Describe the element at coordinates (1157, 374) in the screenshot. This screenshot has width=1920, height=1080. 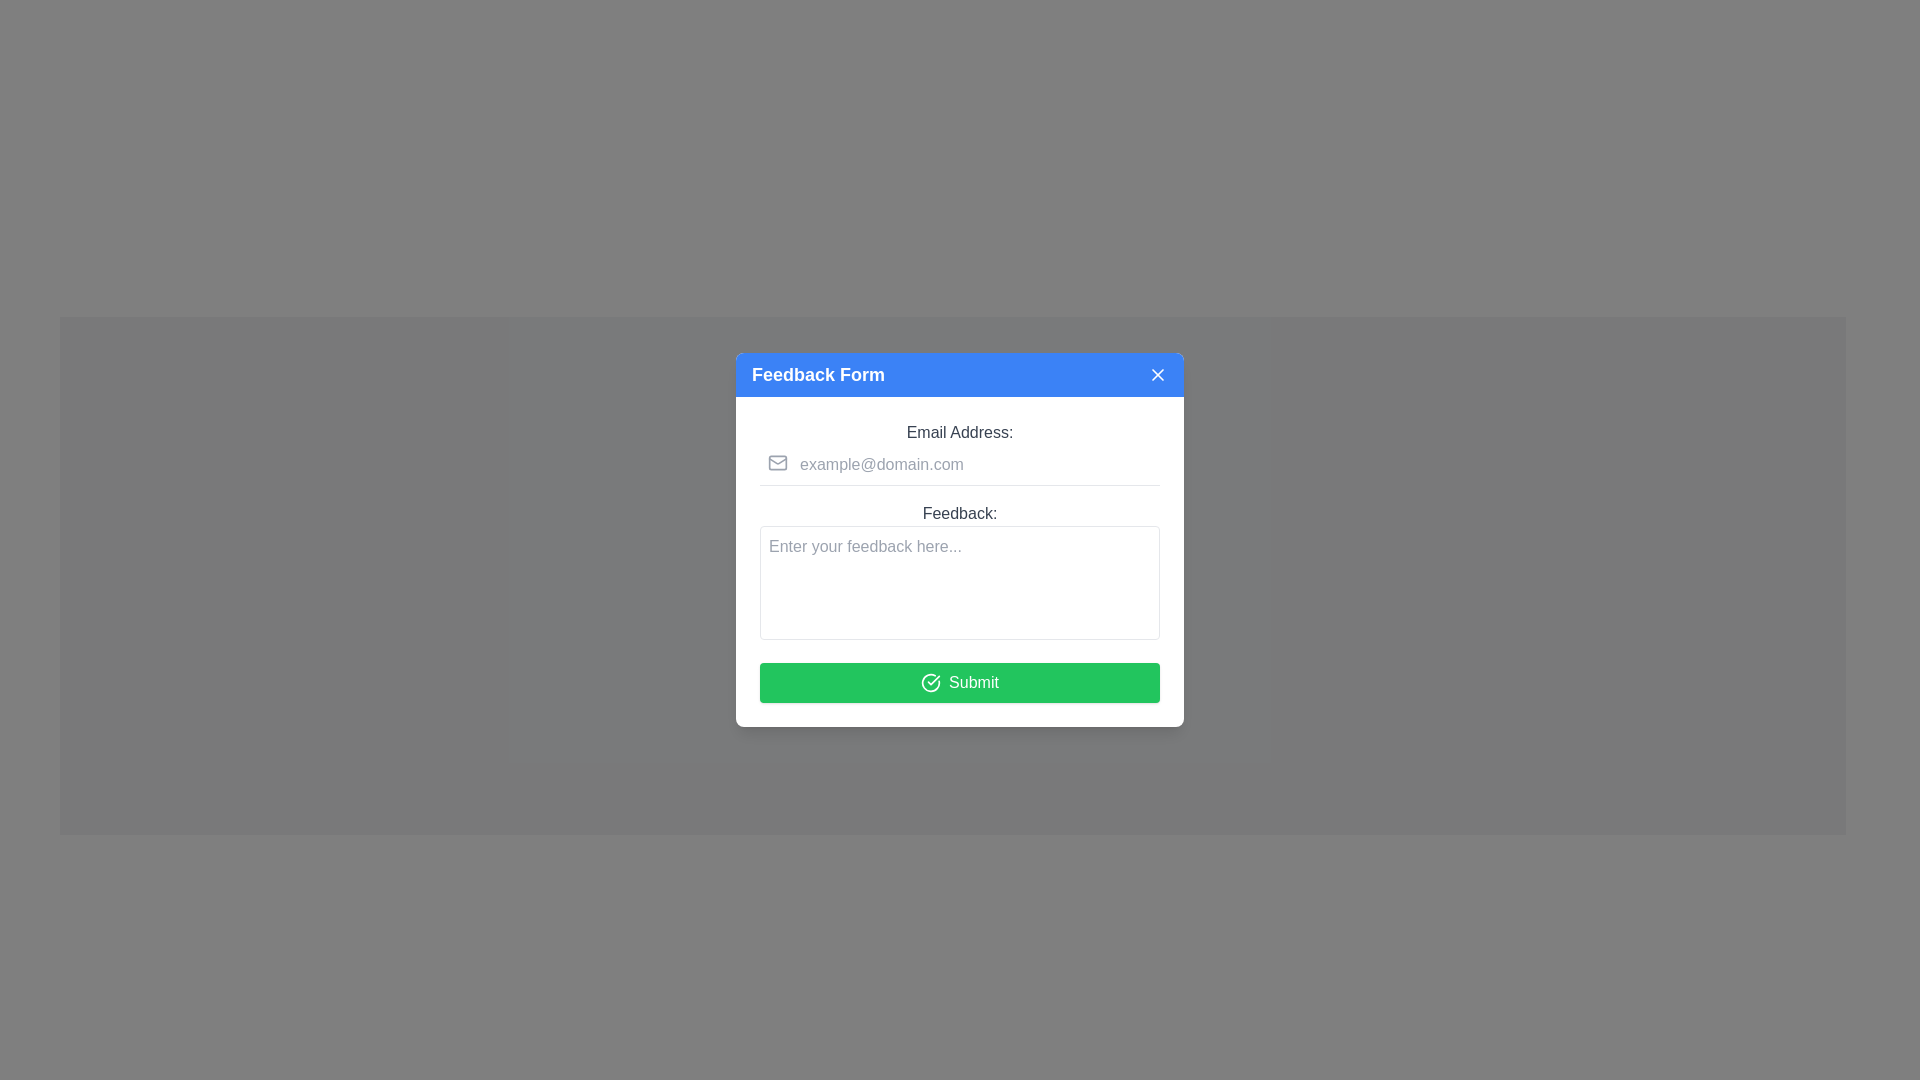
I see `the close button located at the top-right corner of the 'Feedback Form' modal` at that location.